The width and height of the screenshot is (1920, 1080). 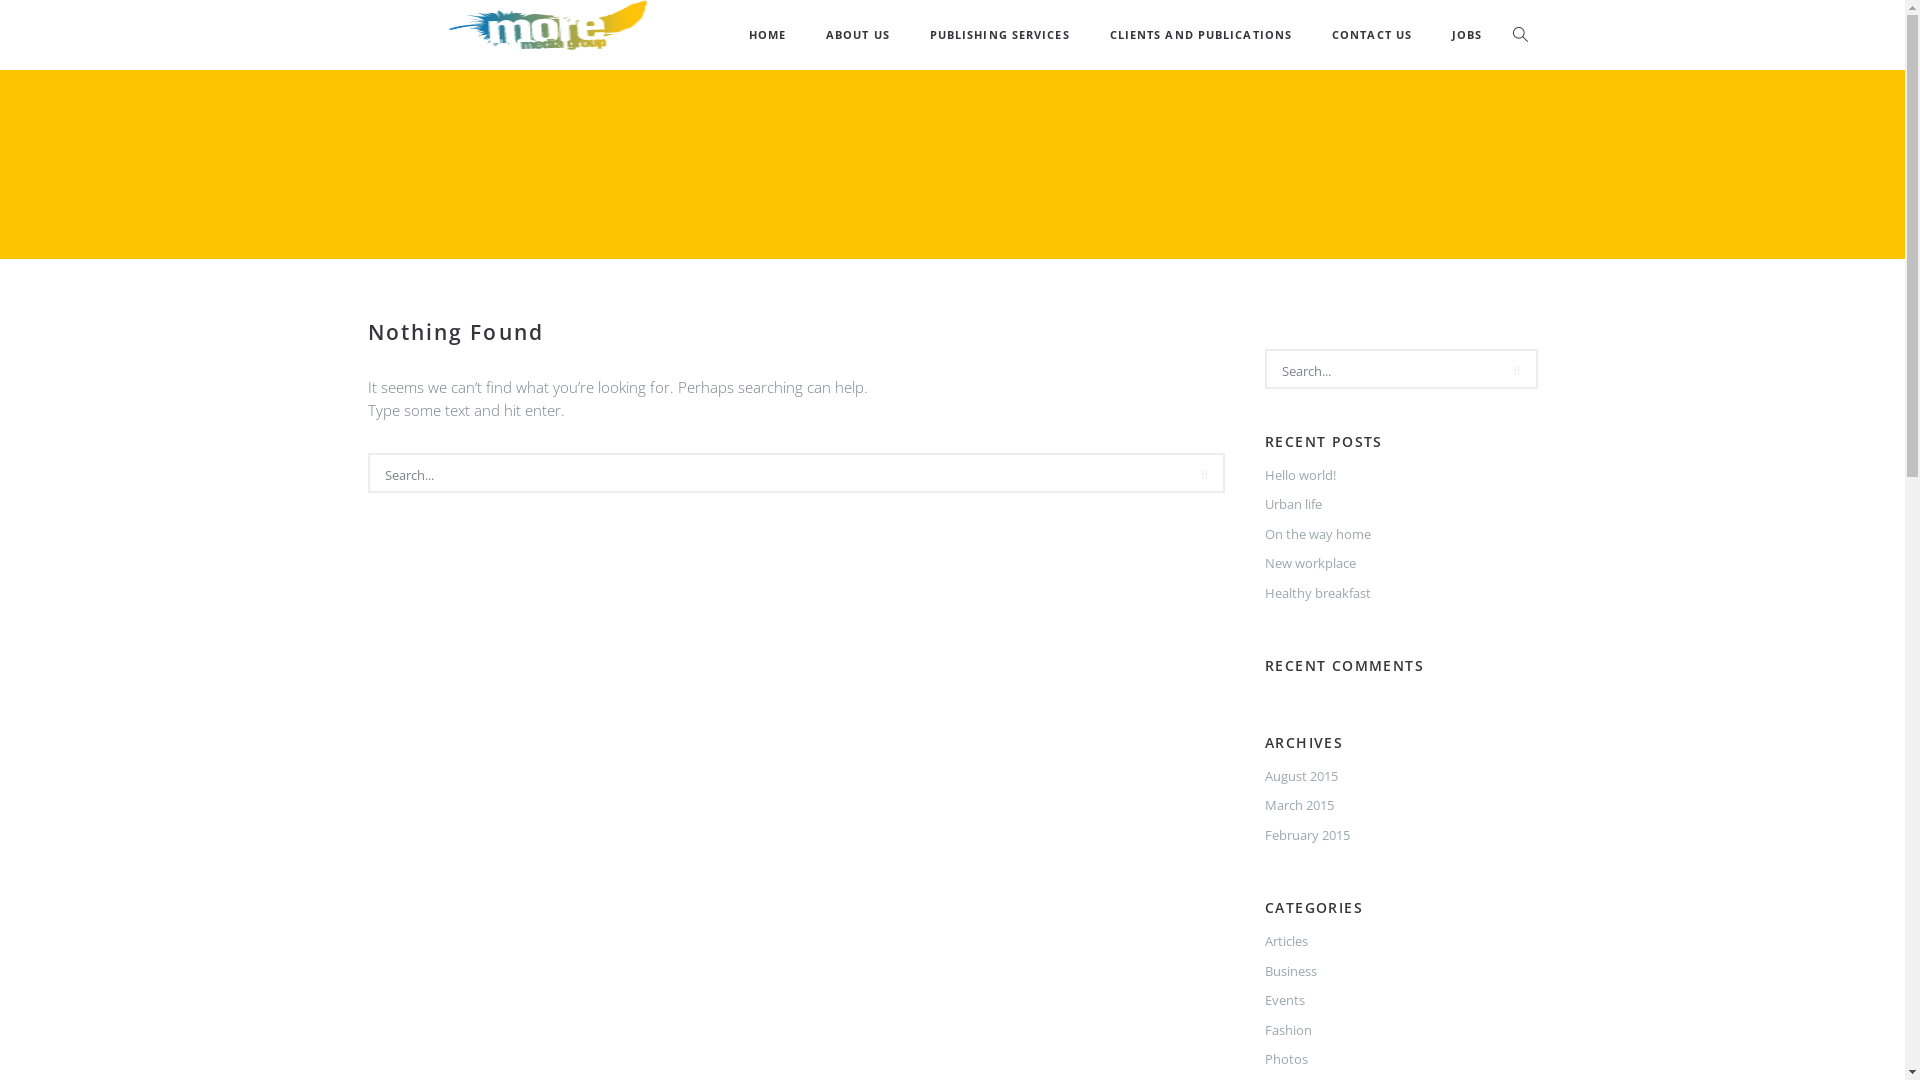 What do you see at coordinates (1286, 941) in the screenshot?
I see `'Articles'` at bounding box center [1286, 941].